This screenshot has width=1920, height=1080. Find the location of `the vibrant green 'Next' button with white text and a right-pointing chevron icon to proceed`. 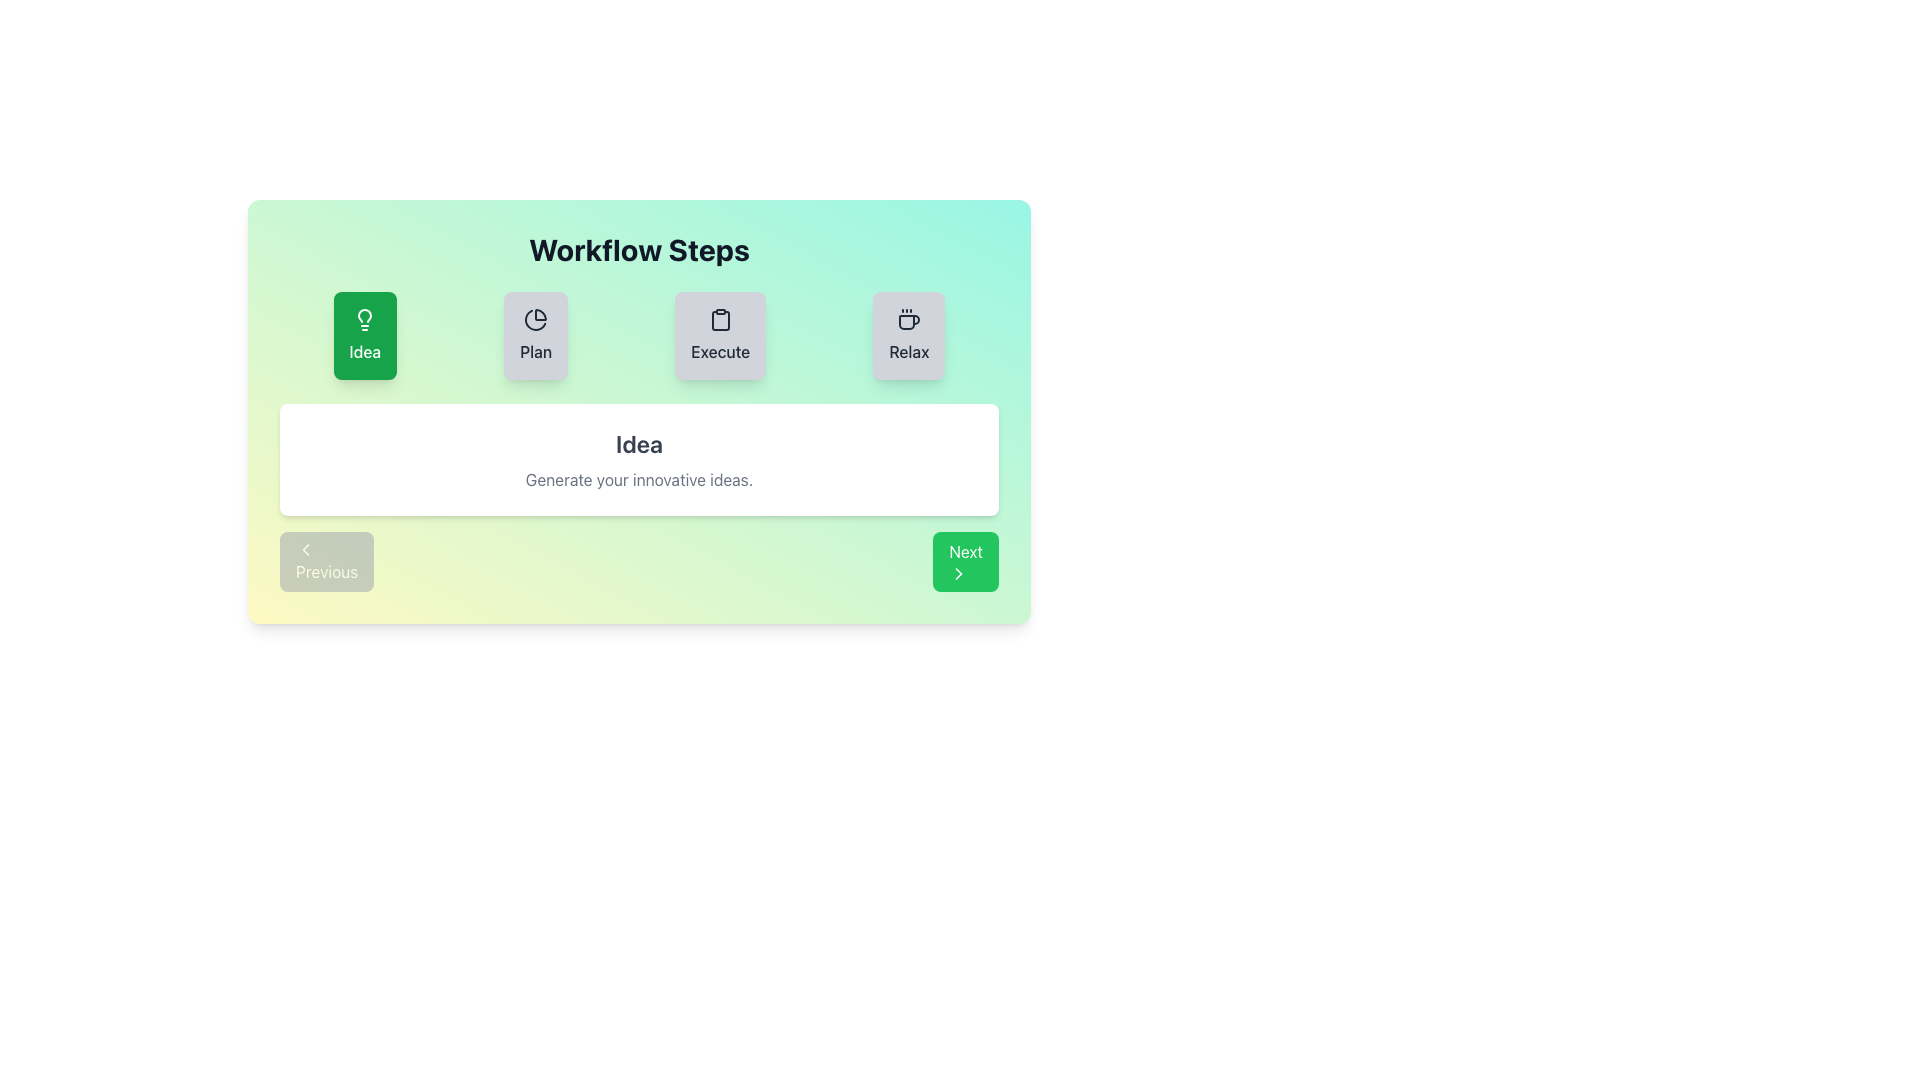

the vibrant green 'Next' button with white text and a right-pointing chevron icon to proceed is located at coordinates (966, 562).